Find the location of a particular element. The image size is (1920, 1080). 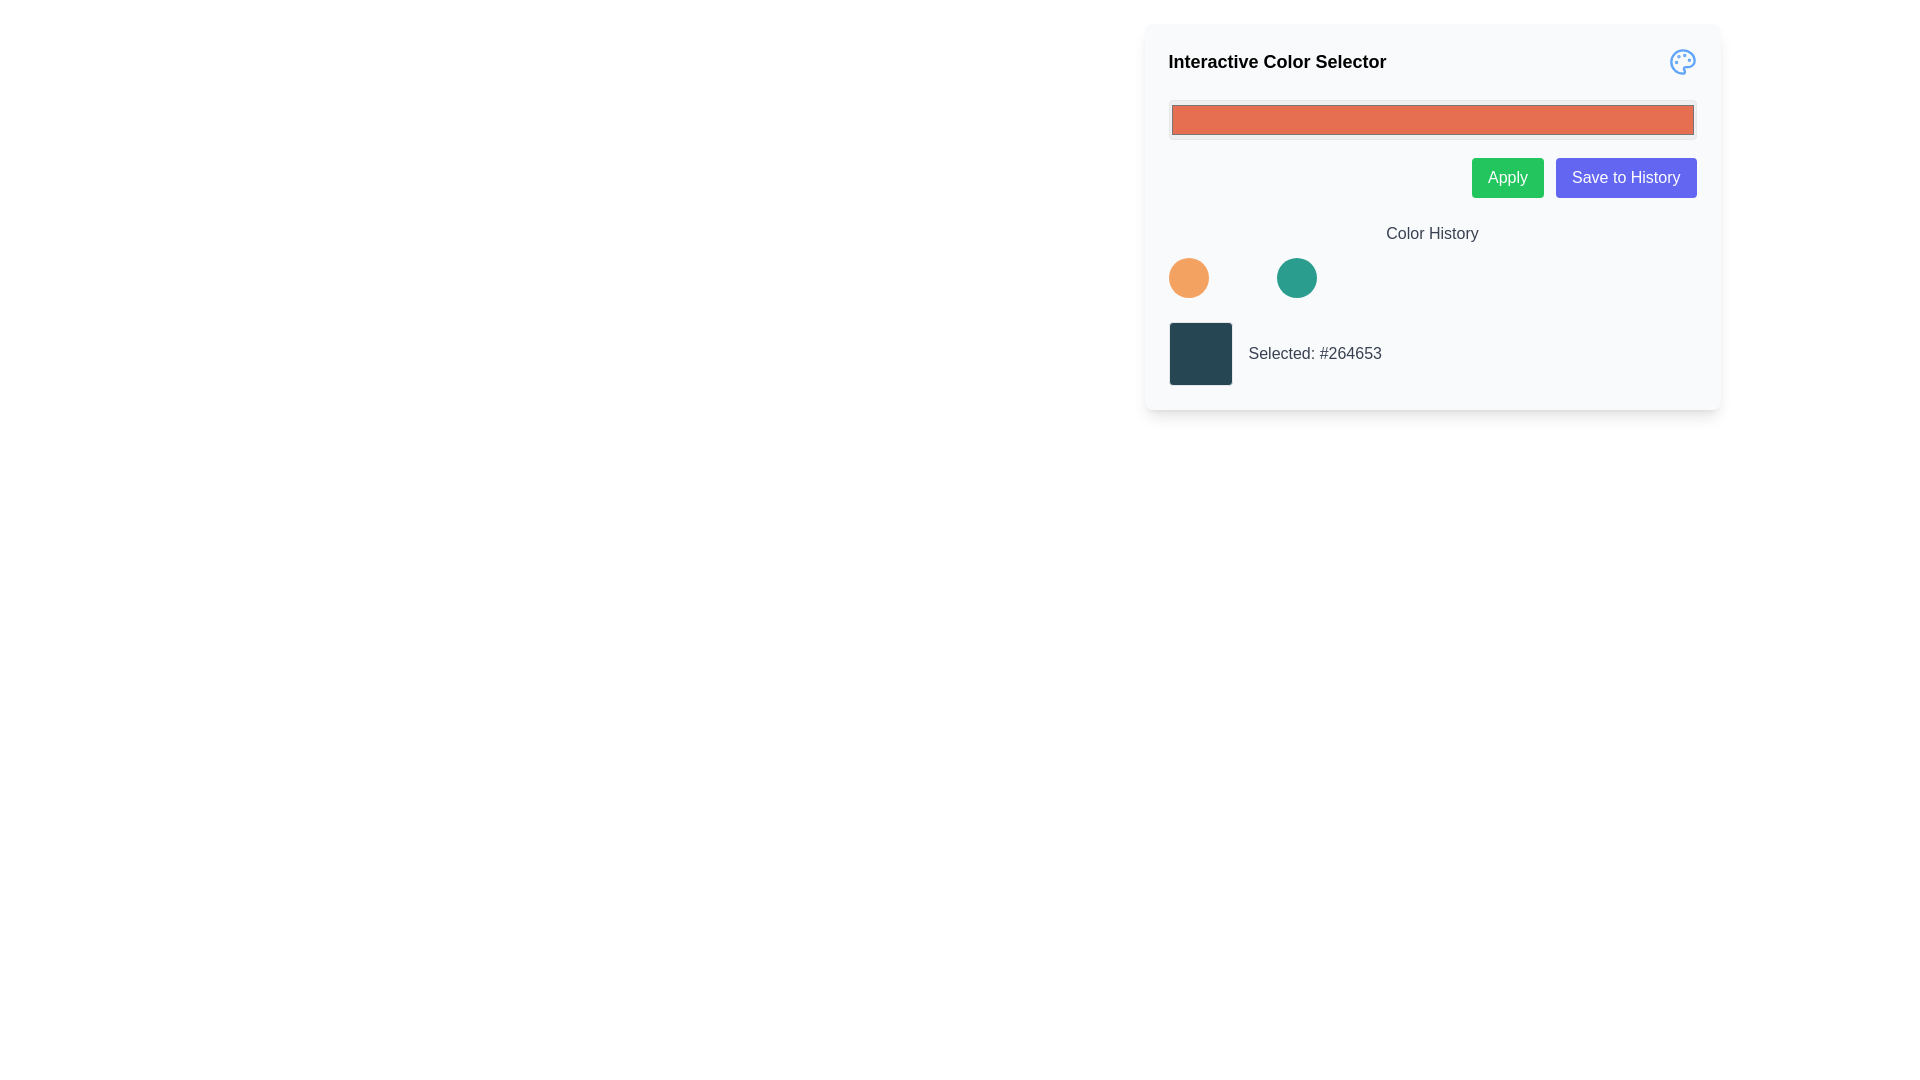

the 'Save to History' button with a blue background and white text located in the top-right corner of the interface is located at coordinates (1626, 176).